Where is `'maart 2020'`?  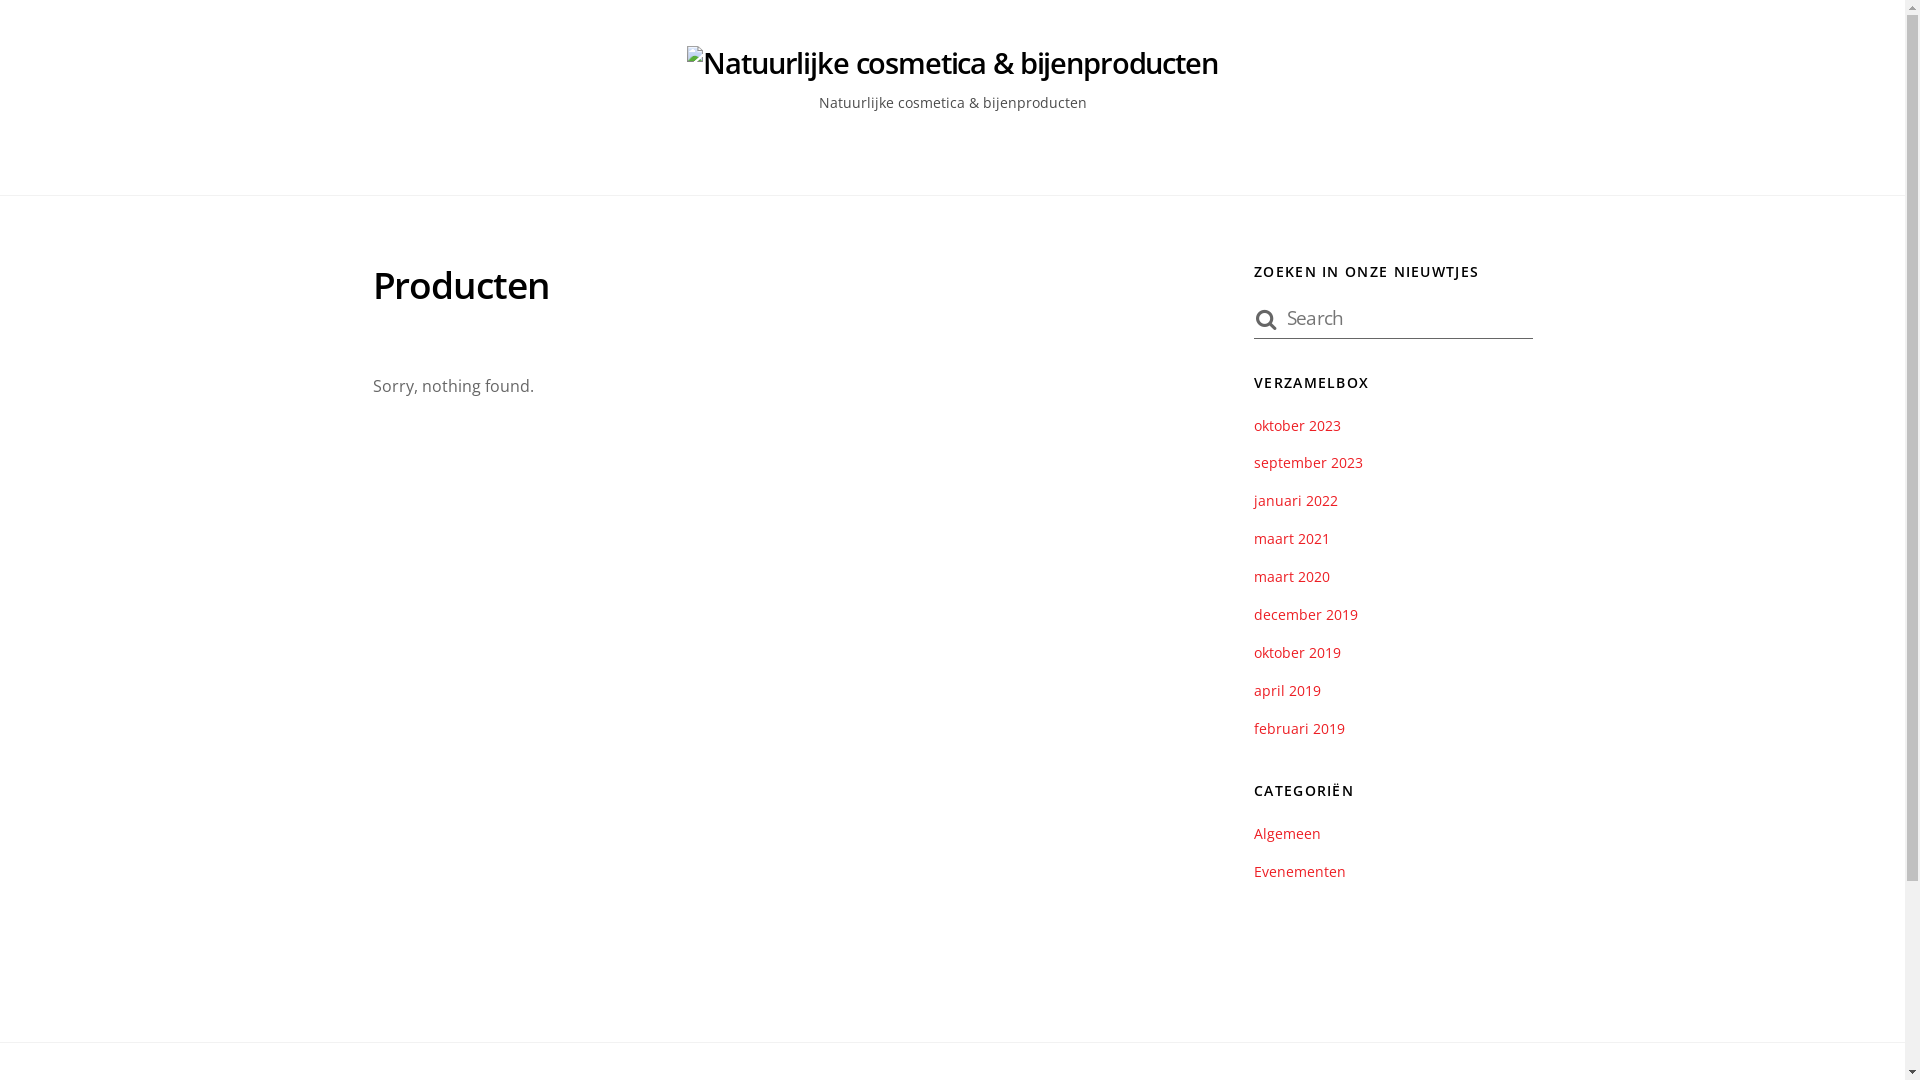
'maart 2020' is located at coordinates (1252, 576).